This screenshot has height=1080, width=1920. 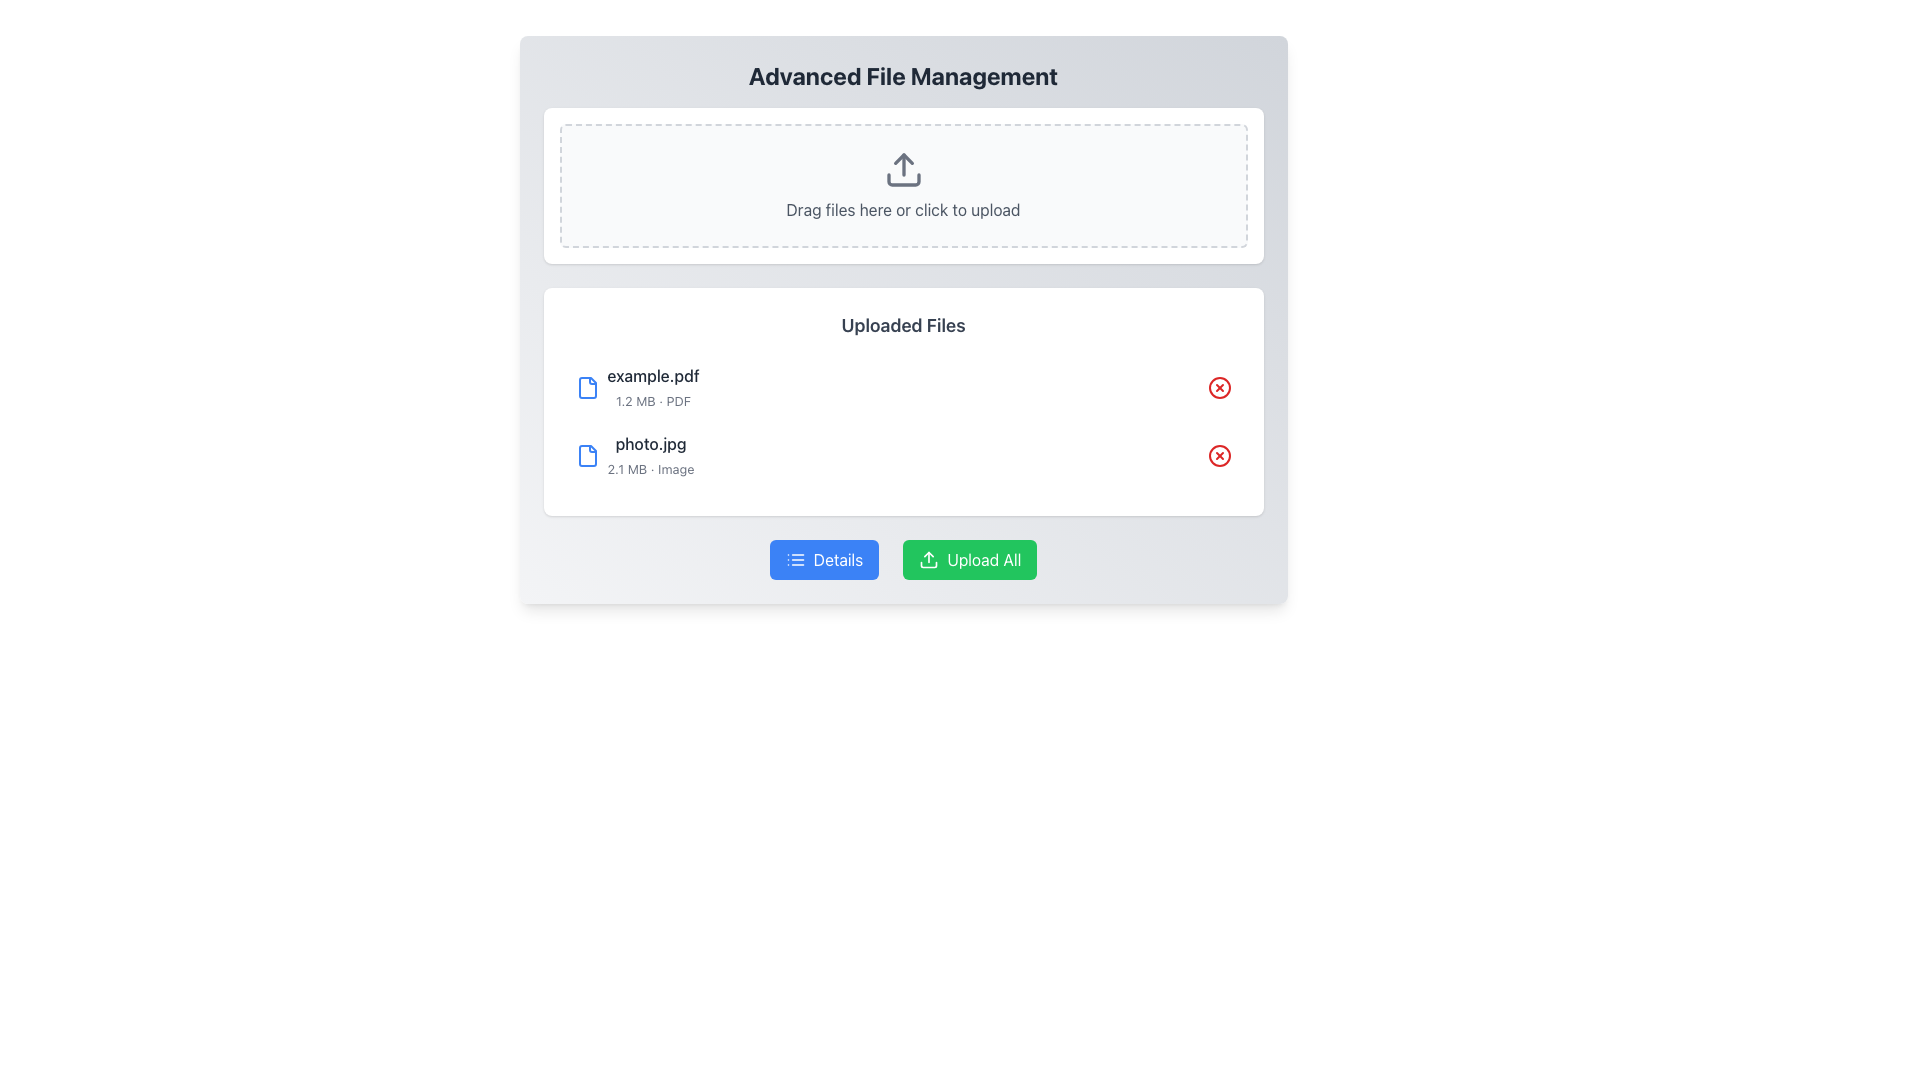 What do you see at coordinates (902, 325) in the screenshot?
I see `text from the Text Label that serves as the title for the section displaying uploaded files, located above individual uploaded files like 'example.pdf' and 'photo.jpg'` at bounding box center [902, 325].